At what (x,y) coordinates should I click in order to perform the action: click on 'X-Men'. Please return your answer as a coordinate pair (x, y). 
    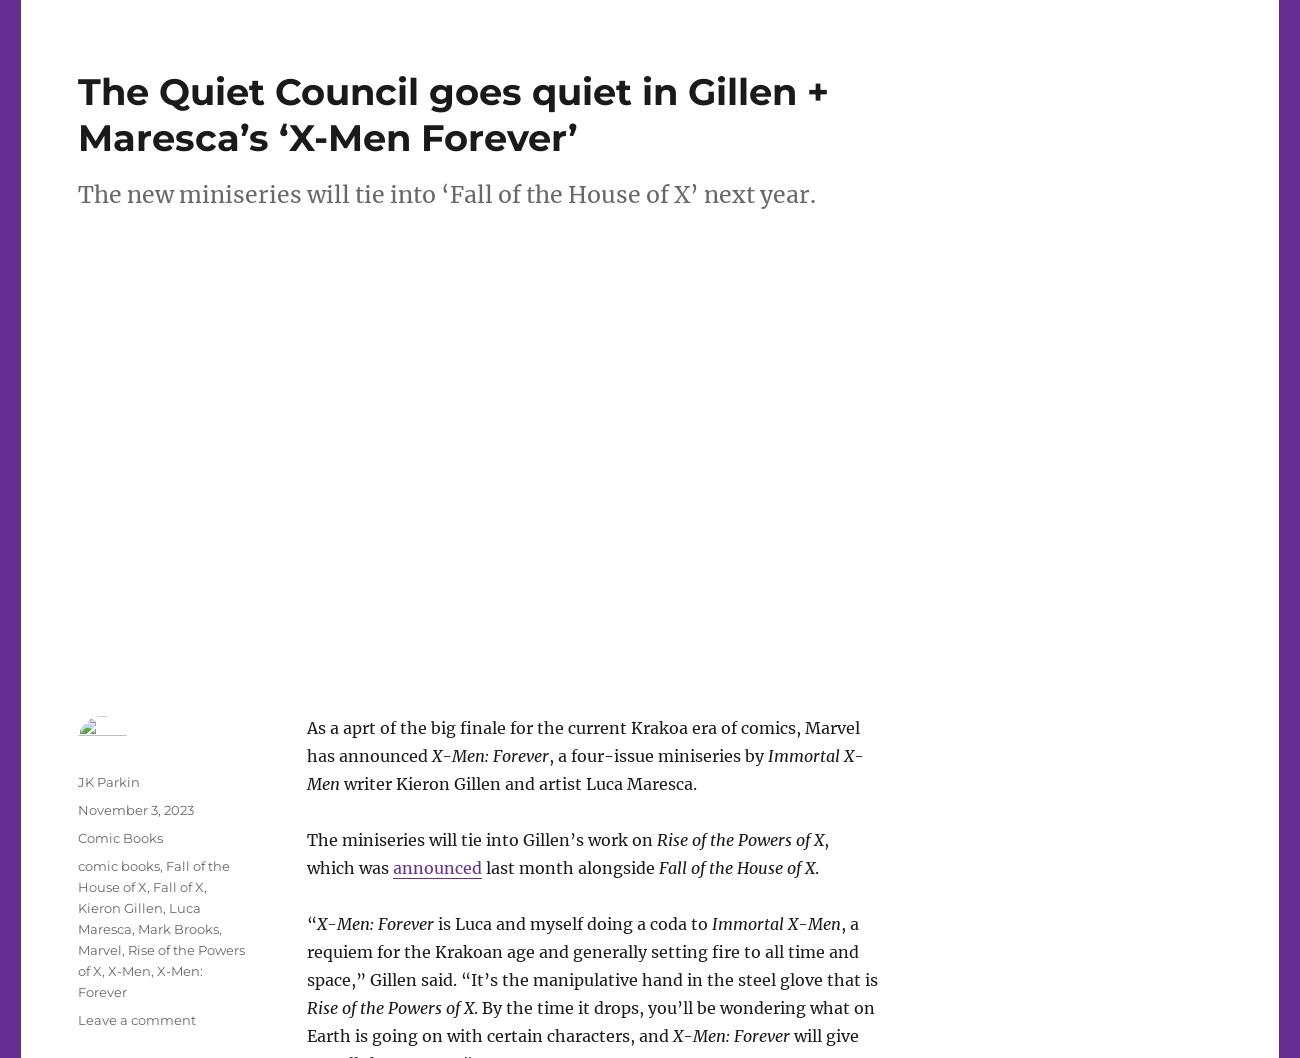
    Looking at the image, I should click on (128, 969).